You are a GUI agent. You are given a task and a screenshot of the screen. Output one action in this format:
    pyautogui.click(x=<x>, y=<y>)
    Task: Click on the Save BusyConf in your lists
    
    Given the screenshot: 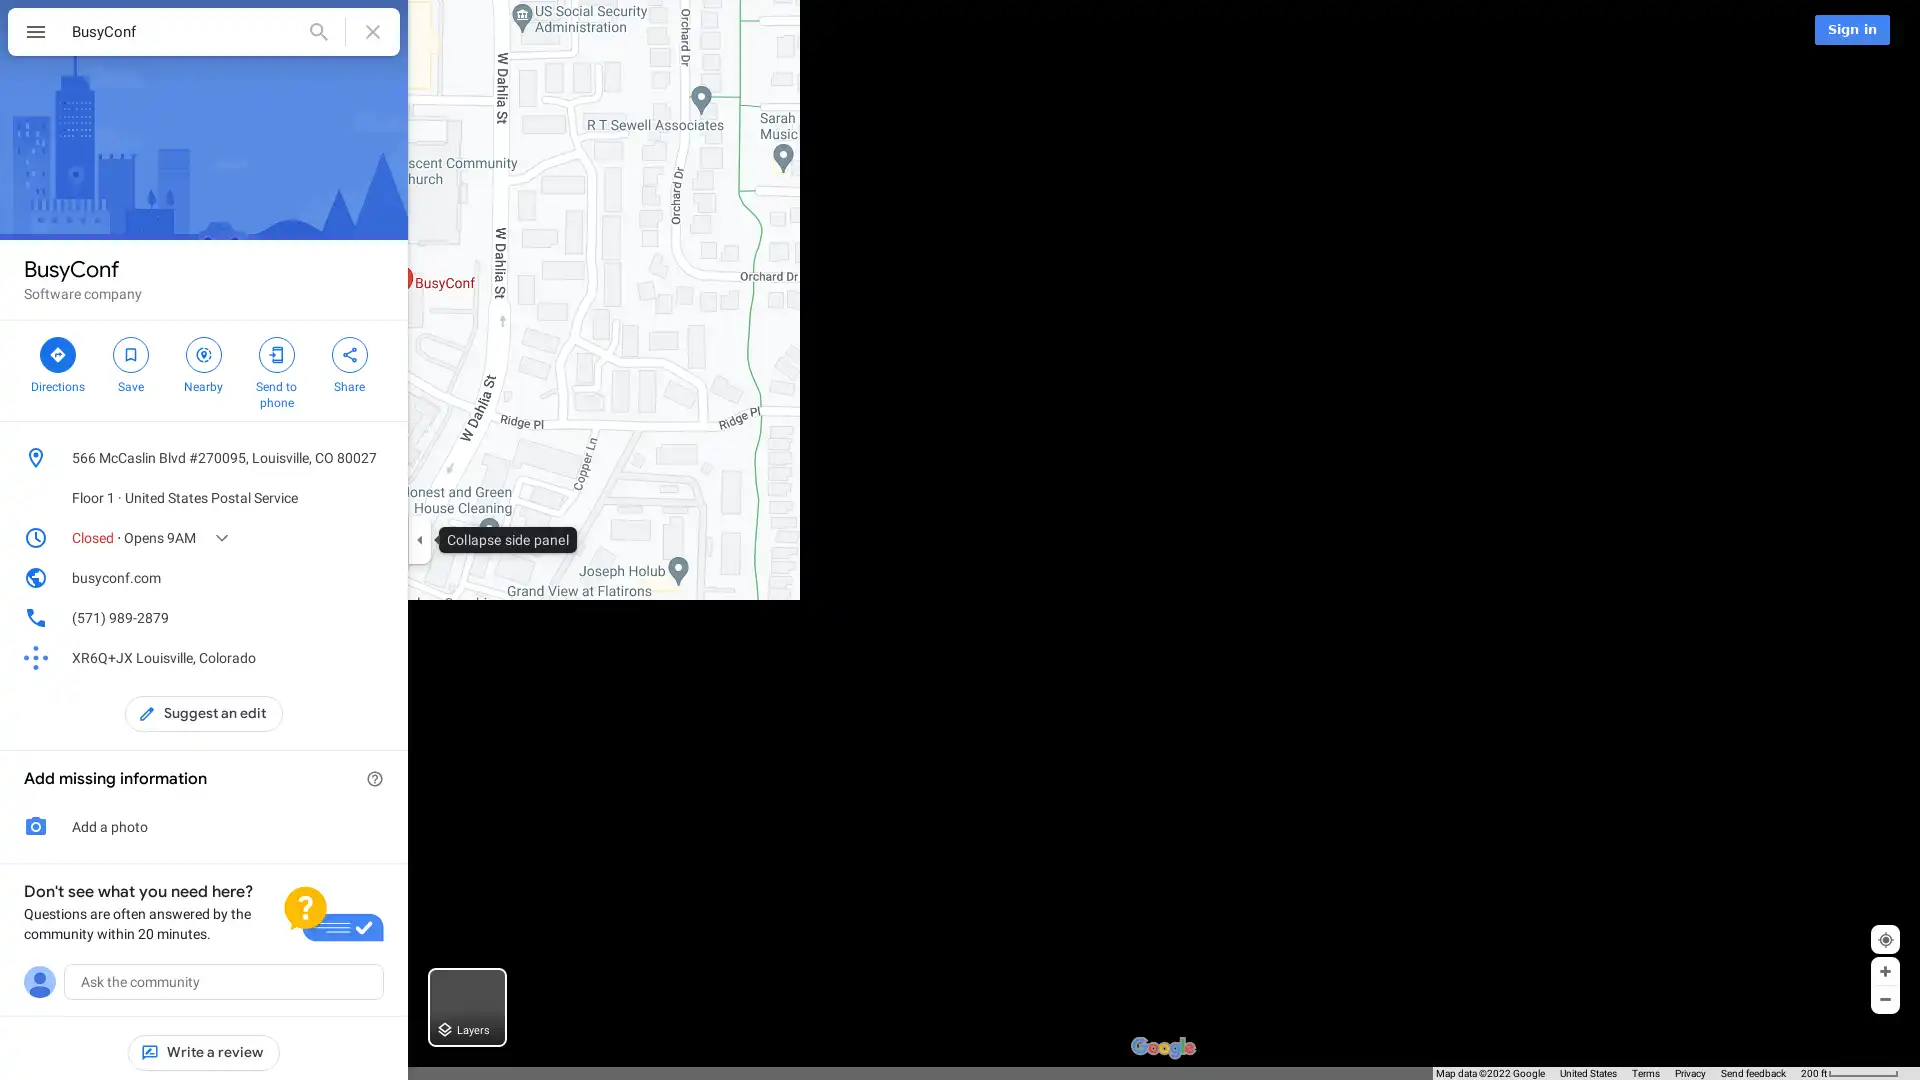 What is the action you would take?
    pyautogui.click(x=129, y=362)
    